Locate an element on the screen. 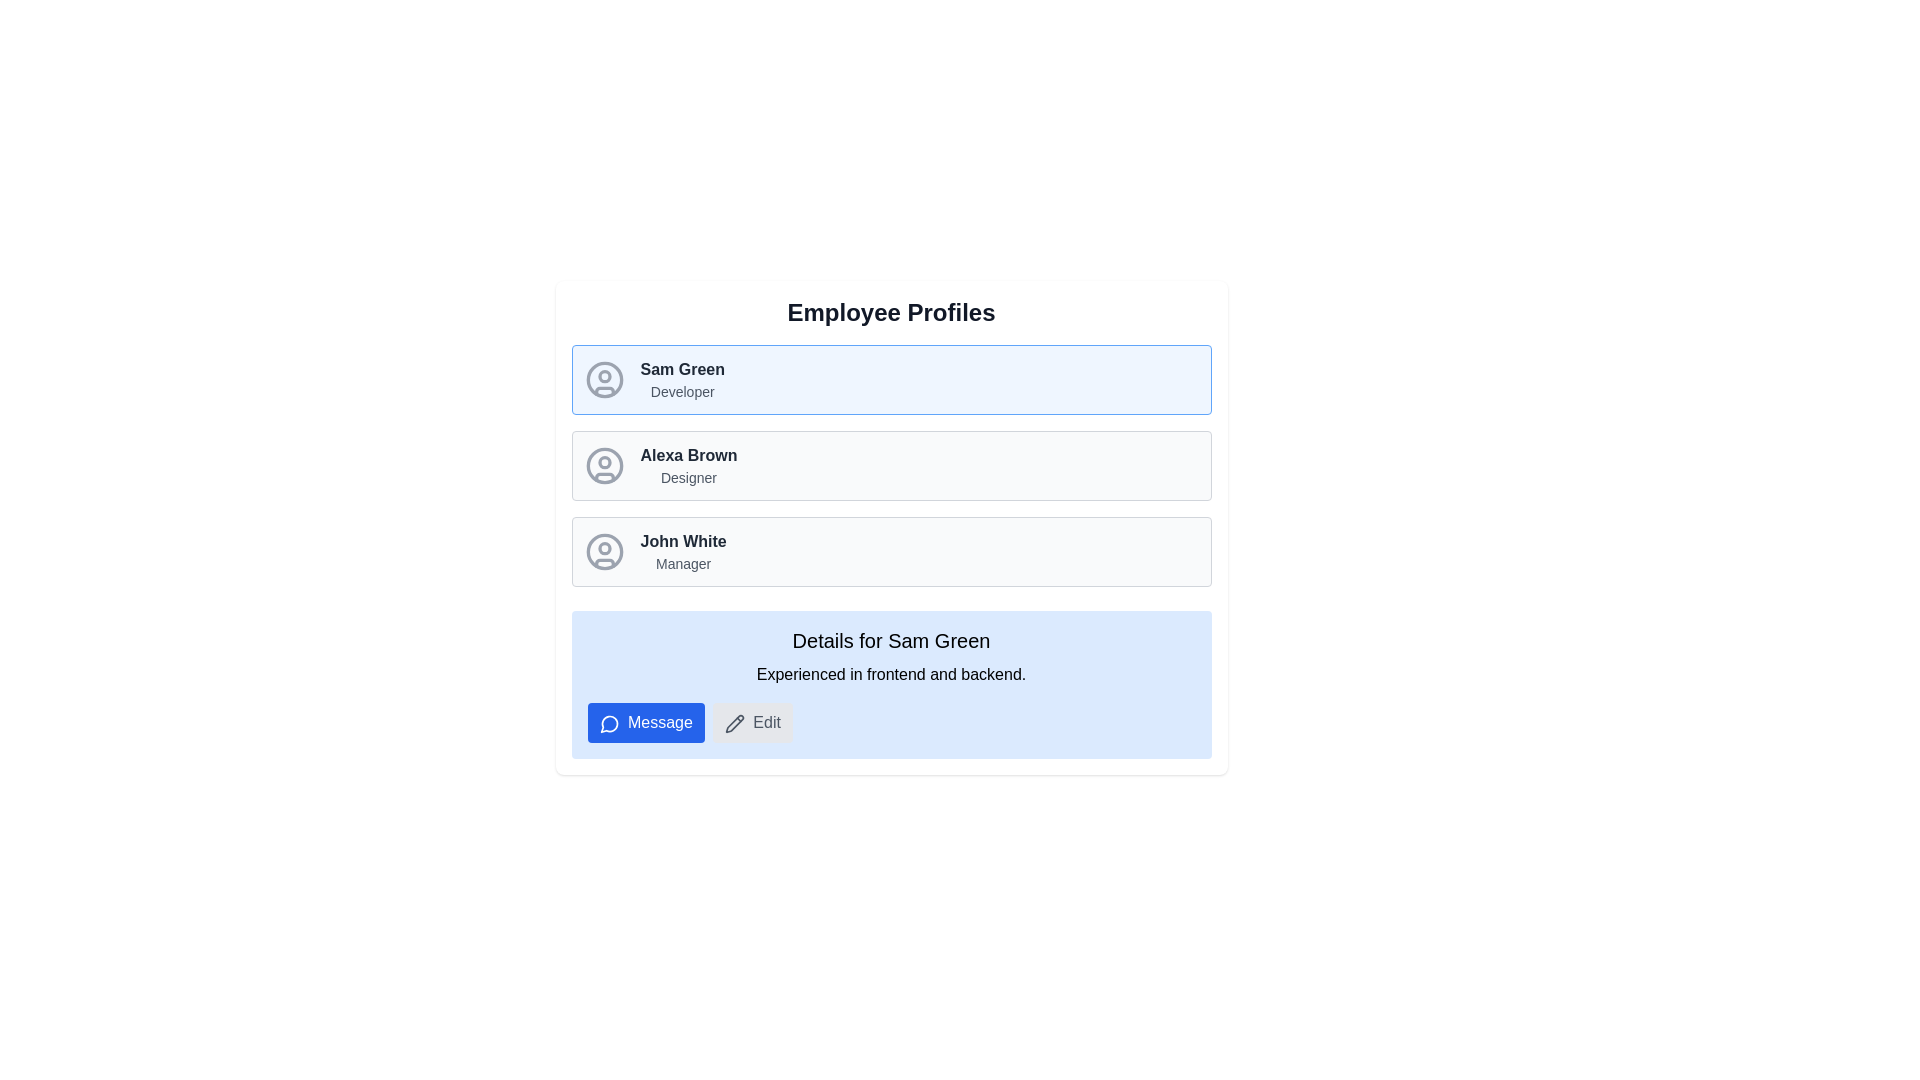 The height and width of the screenshot is (1080, 1920). the 'Message' button located at the bottom of the 'Details for Sam Green' section, which contains an icon indicating messaging functionality is located at coordinates (608, 723).